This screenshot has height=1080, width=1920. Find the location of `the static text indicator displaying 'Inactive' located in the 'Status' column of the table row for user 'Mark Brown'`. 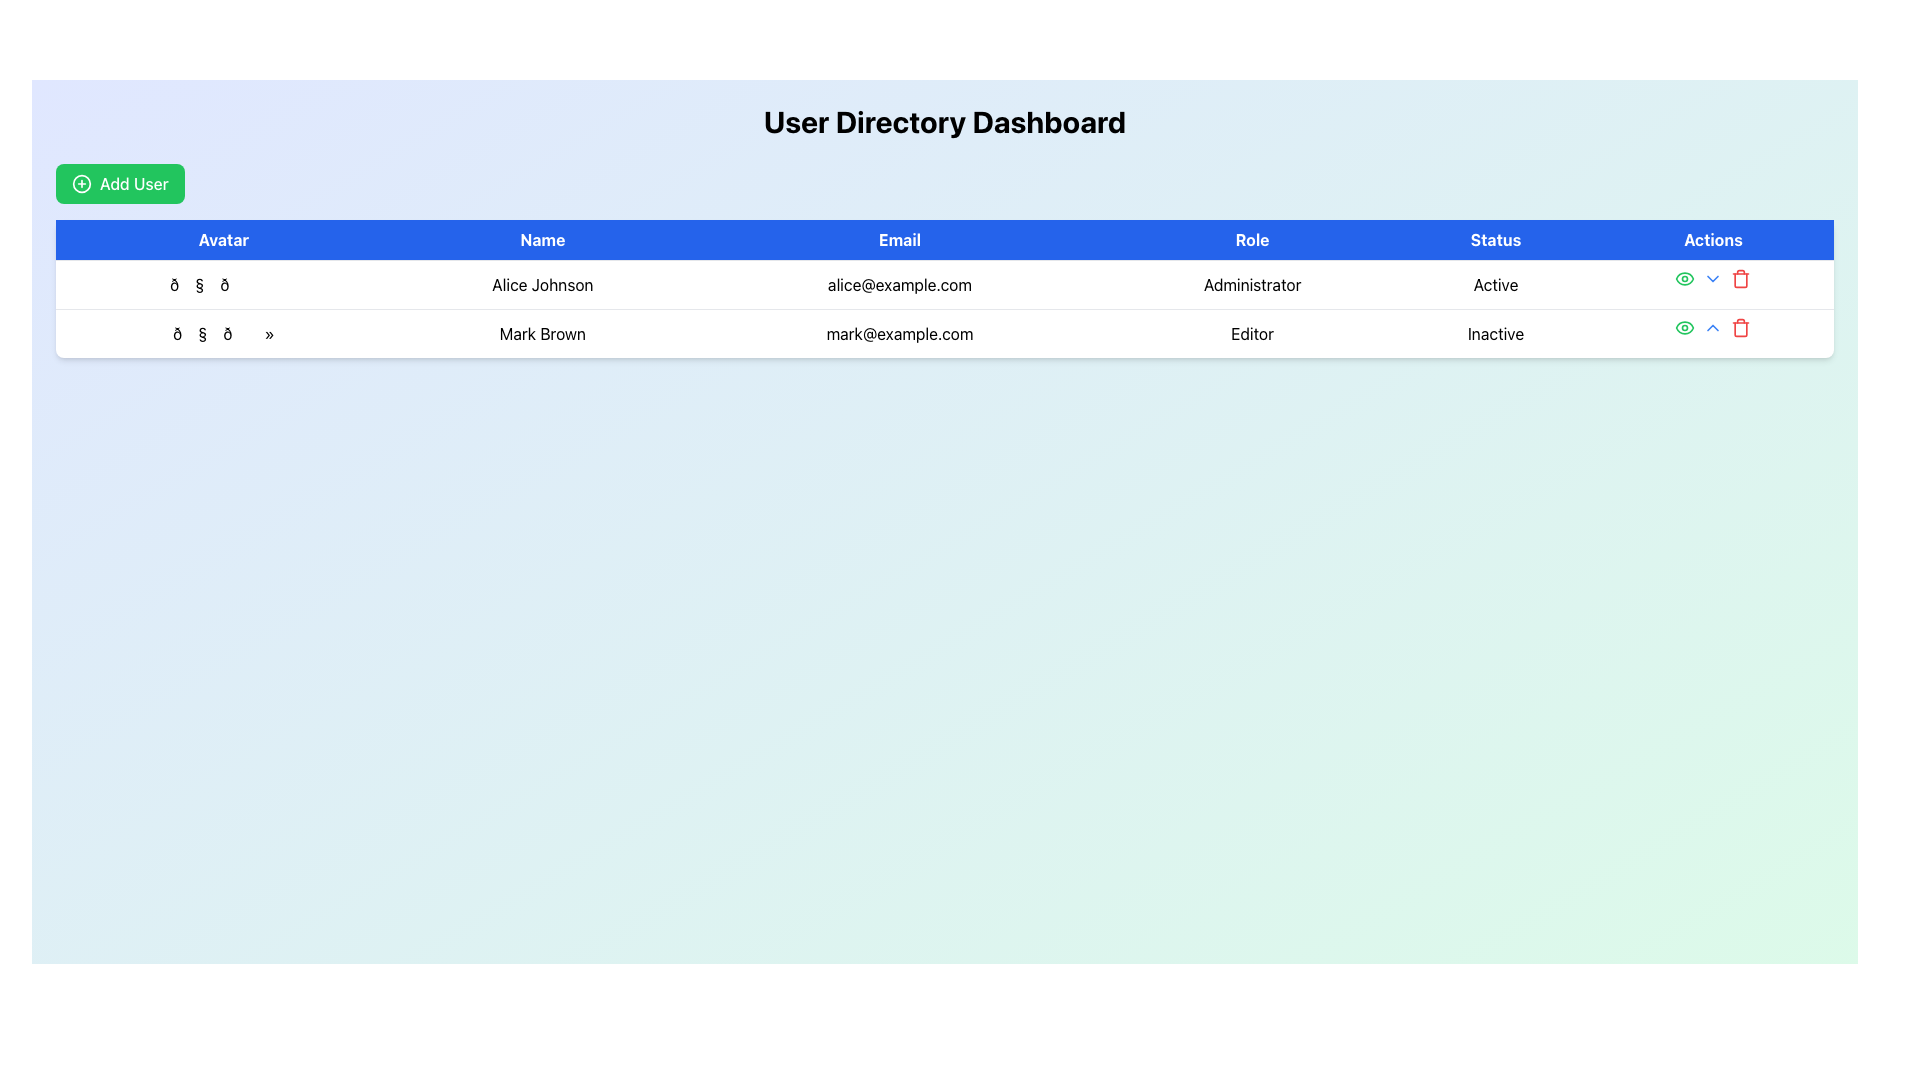

the static text indicator displaying 'Inactive' located in the 'Status' column of the table row for user 'Mark Brown' is located at coordinates (1495, 332).